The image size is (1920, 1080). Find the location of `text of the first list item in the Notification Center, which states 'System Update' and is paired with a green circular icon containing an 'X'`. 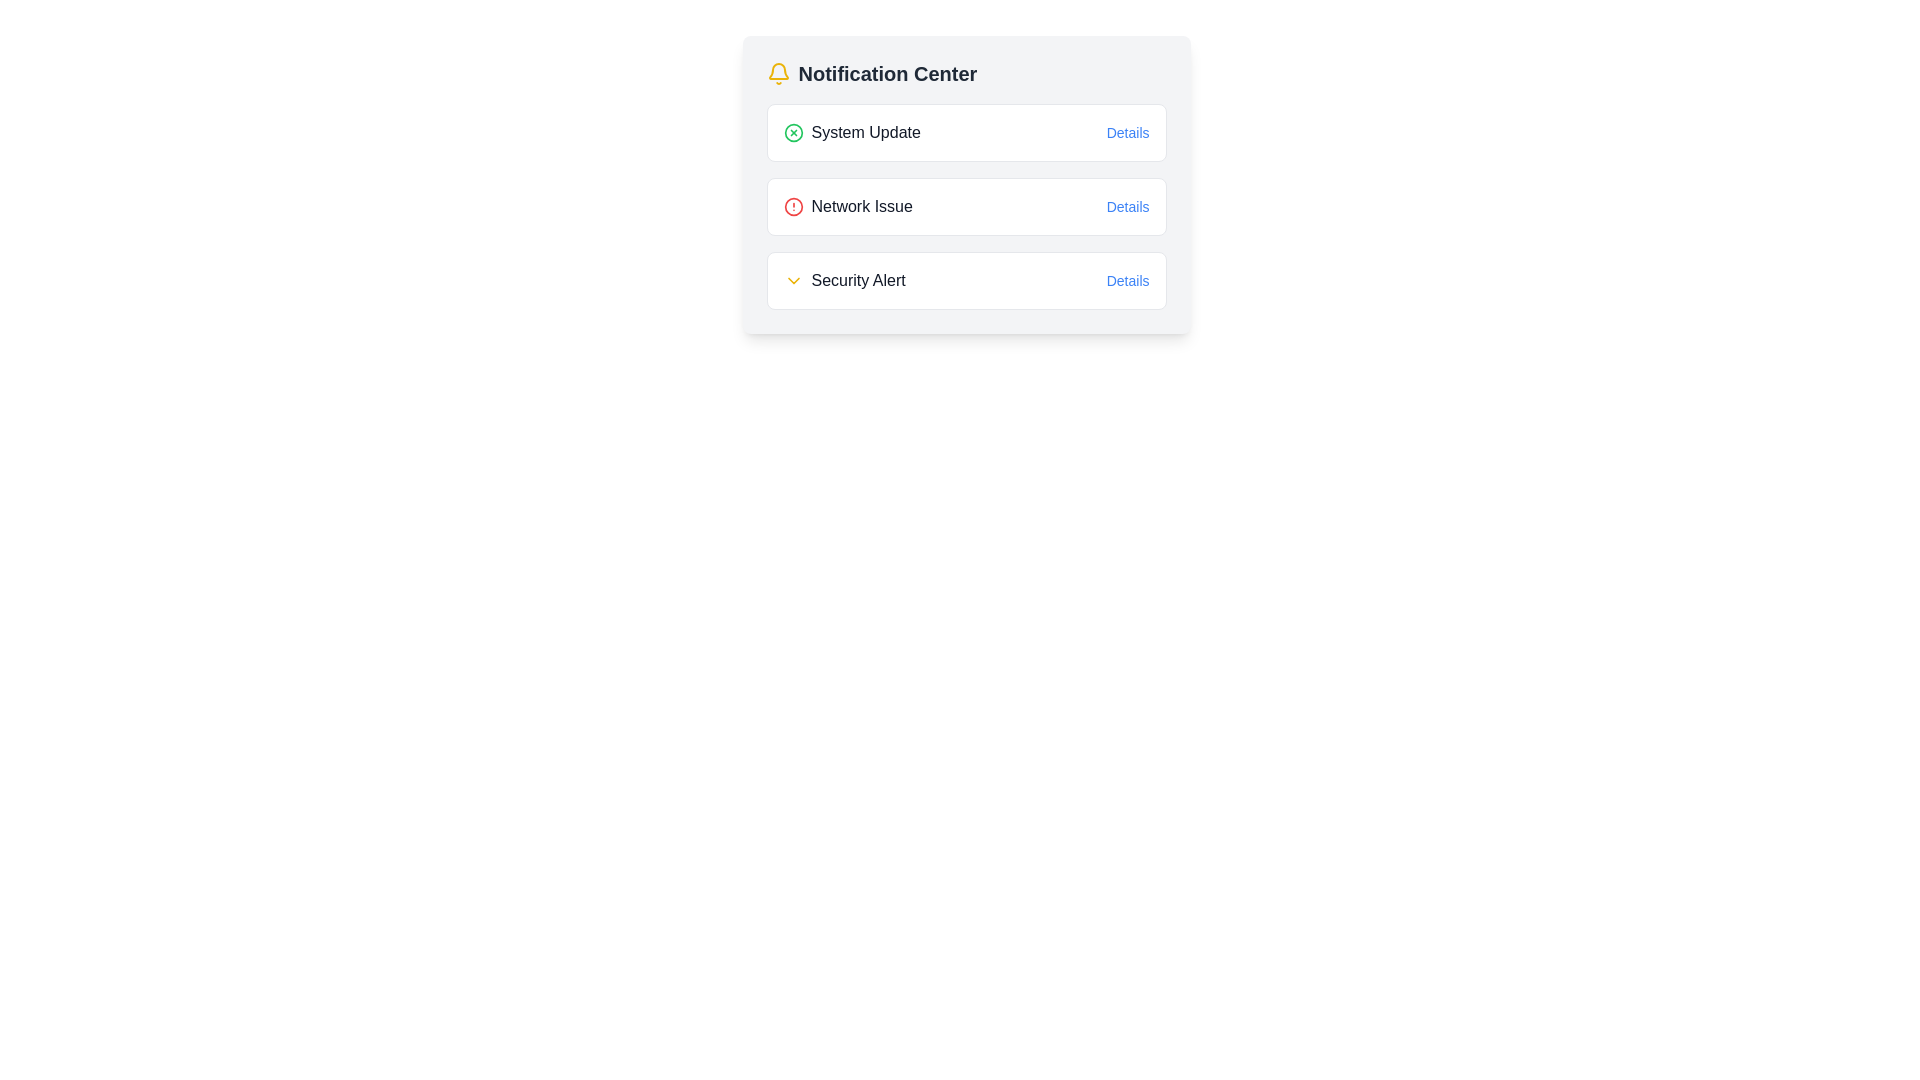

text of the first list item in the Notification Center, which states 'System Update' and is paired with a green circular icon containing an 'X' is located at coordinates (852, 132).